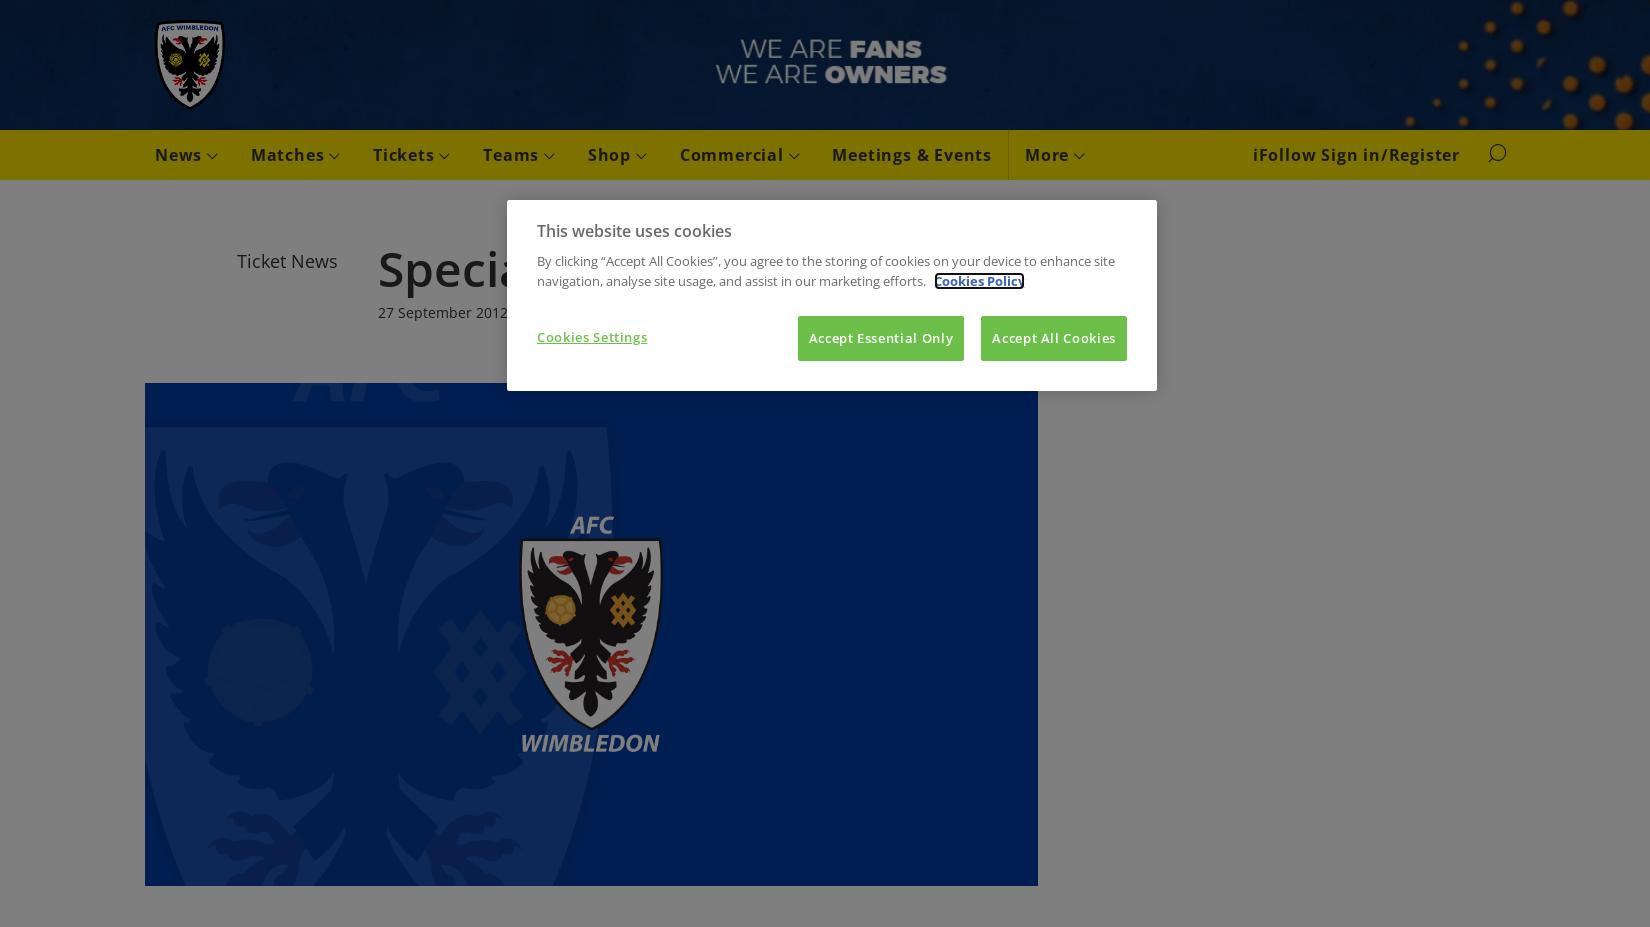 This screenshot has height=927, width=1650. I want to click on 'News', so click(181, 153).